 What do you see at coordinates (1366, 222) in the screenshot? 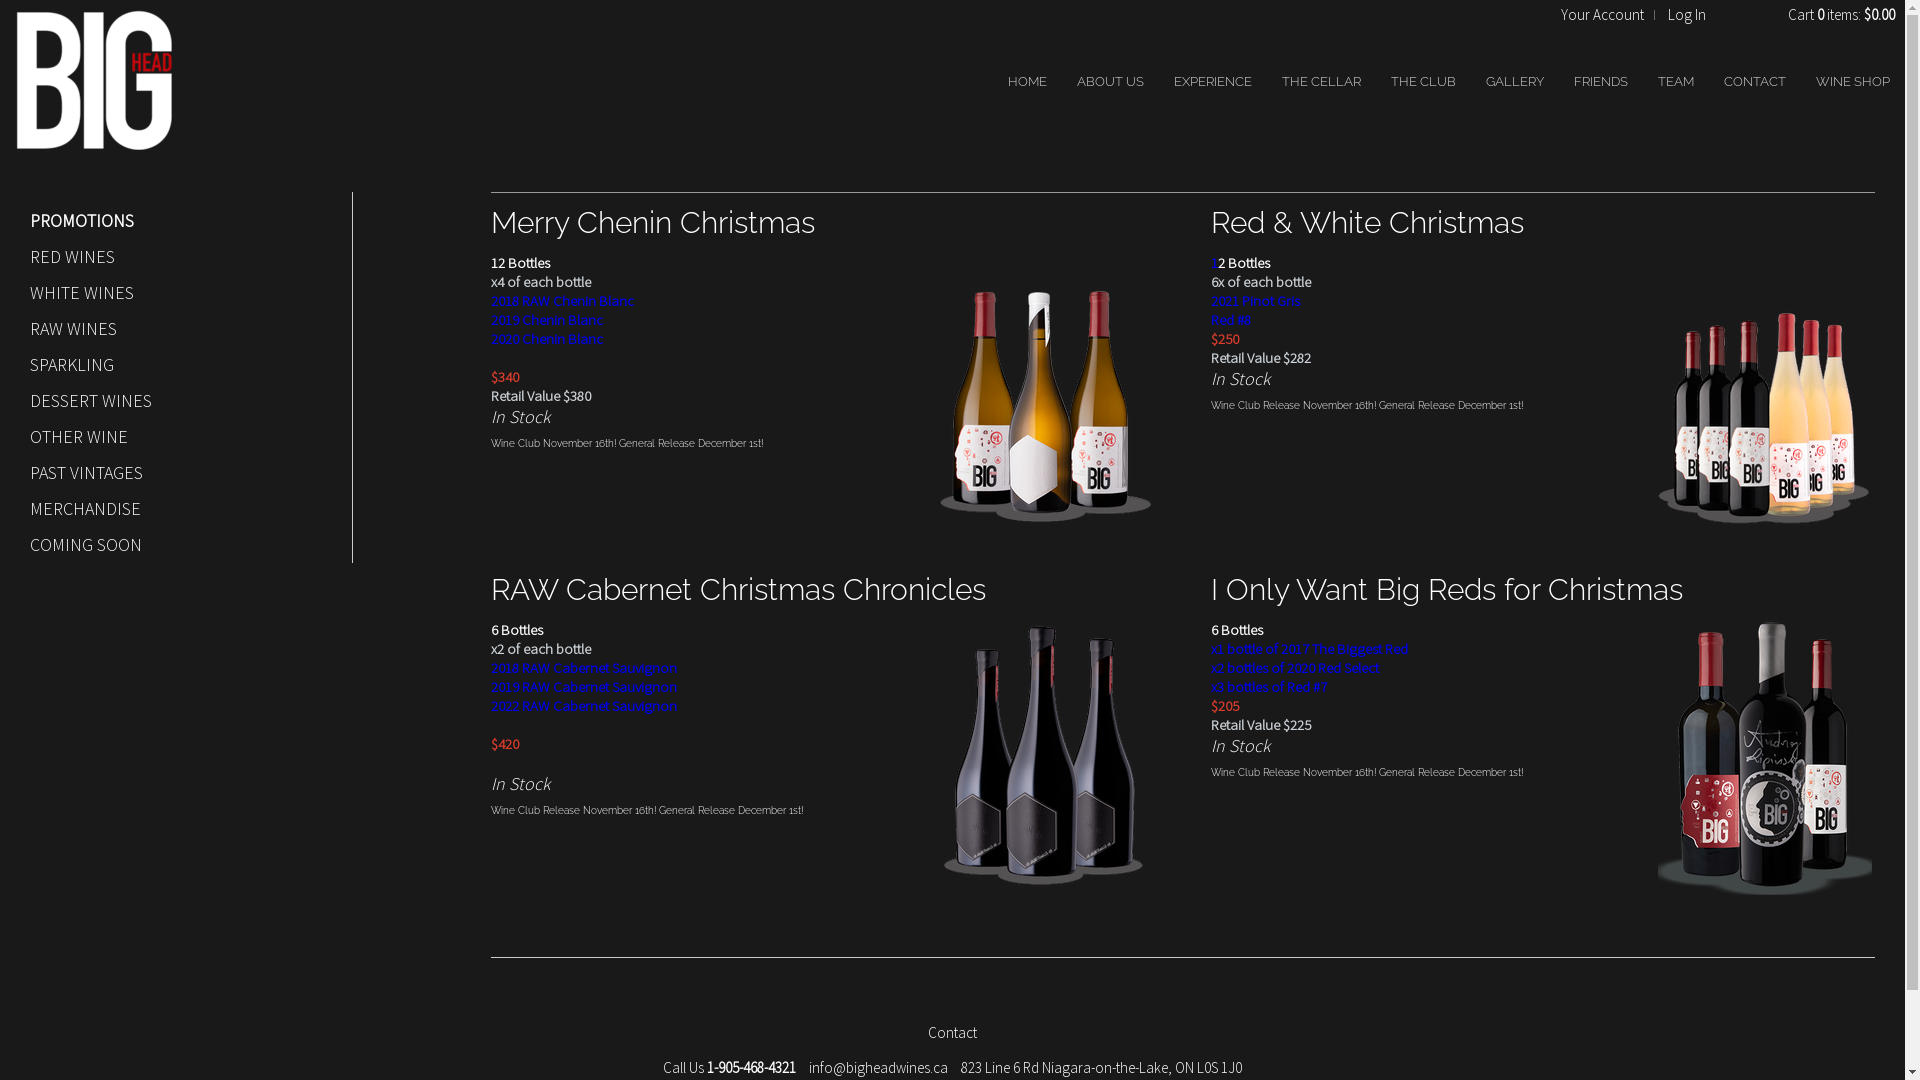
I see `'Red & White Christmas'` at bounding box center [1366, 222].